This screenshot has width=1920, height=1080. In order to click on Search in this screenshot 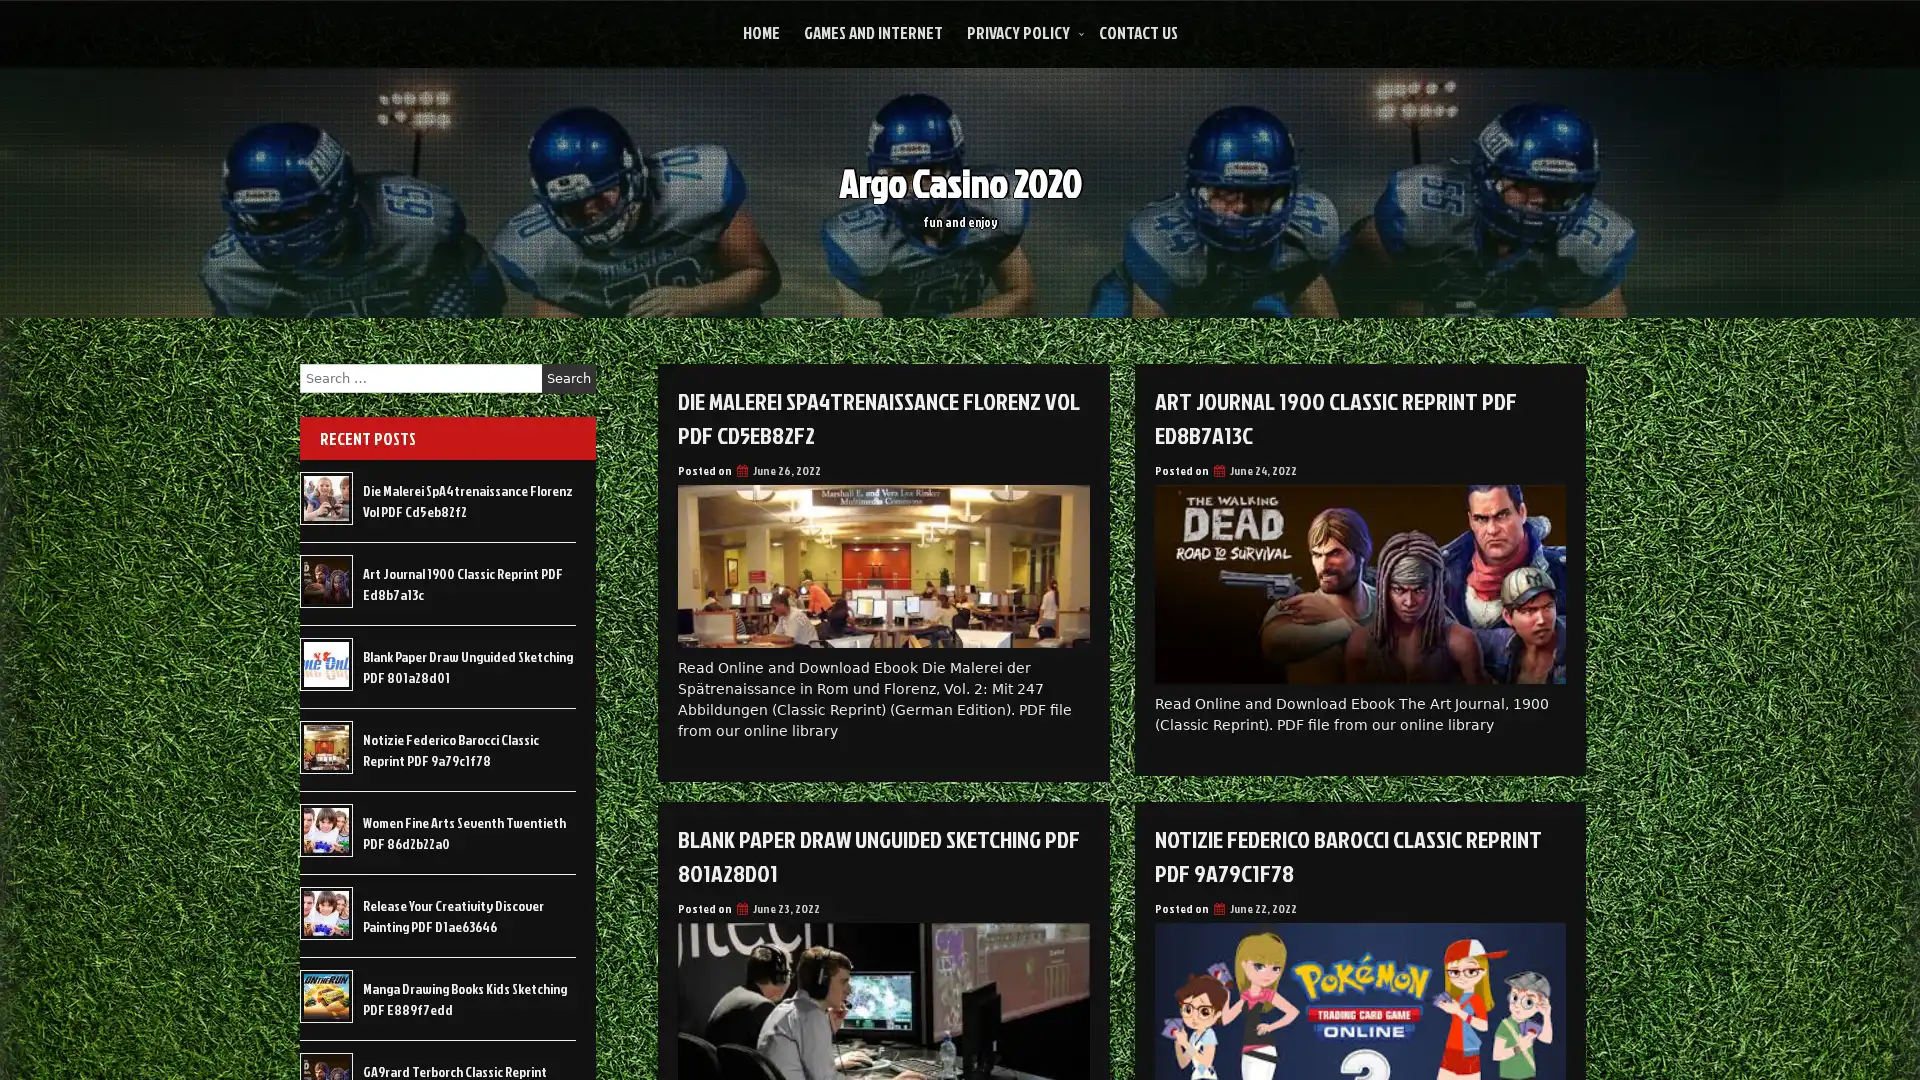, I will do `click(568, 378)`.